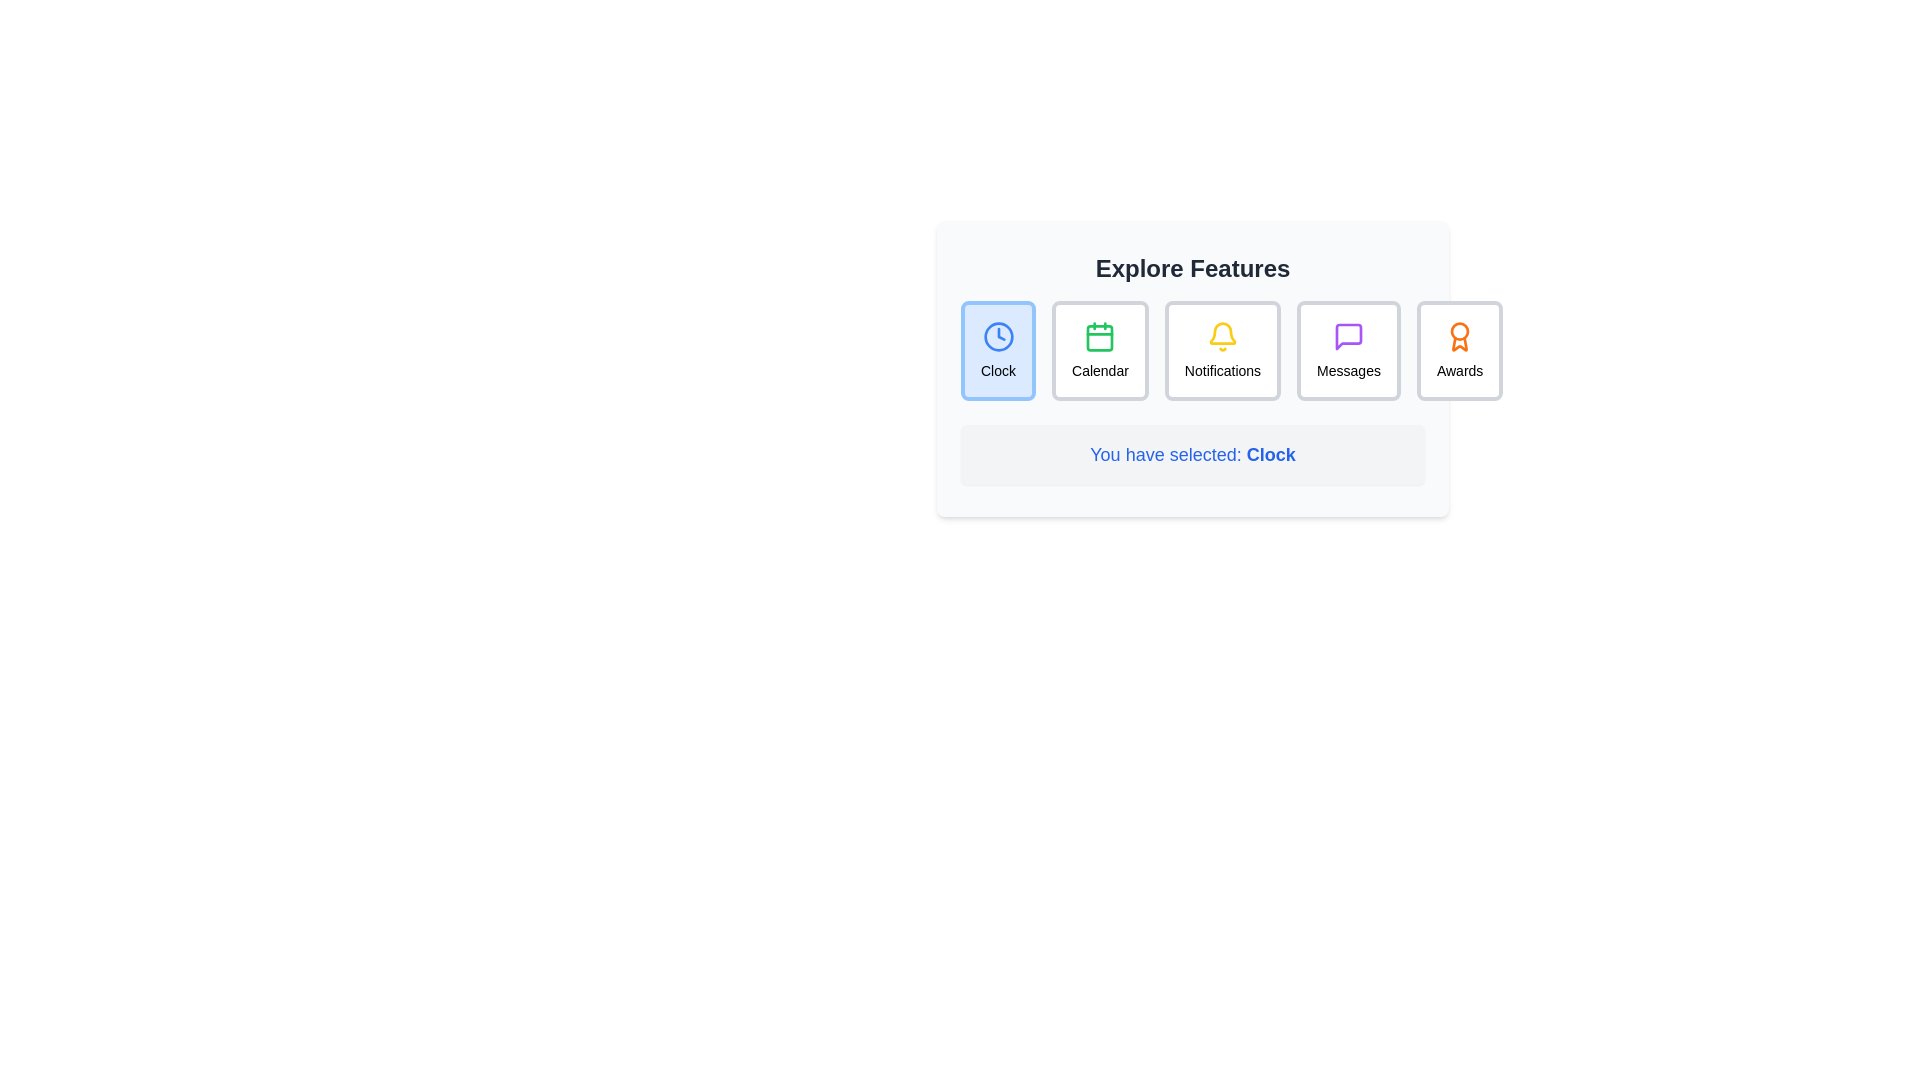 The height and width of the screenshot is (1080, 1920). What do you see at coordinates (1222, 370) in the screenshot?
I see `the text label that describes the notifications feature, located directly below the bell icon in the menu` at bounding box center [1222, 370].